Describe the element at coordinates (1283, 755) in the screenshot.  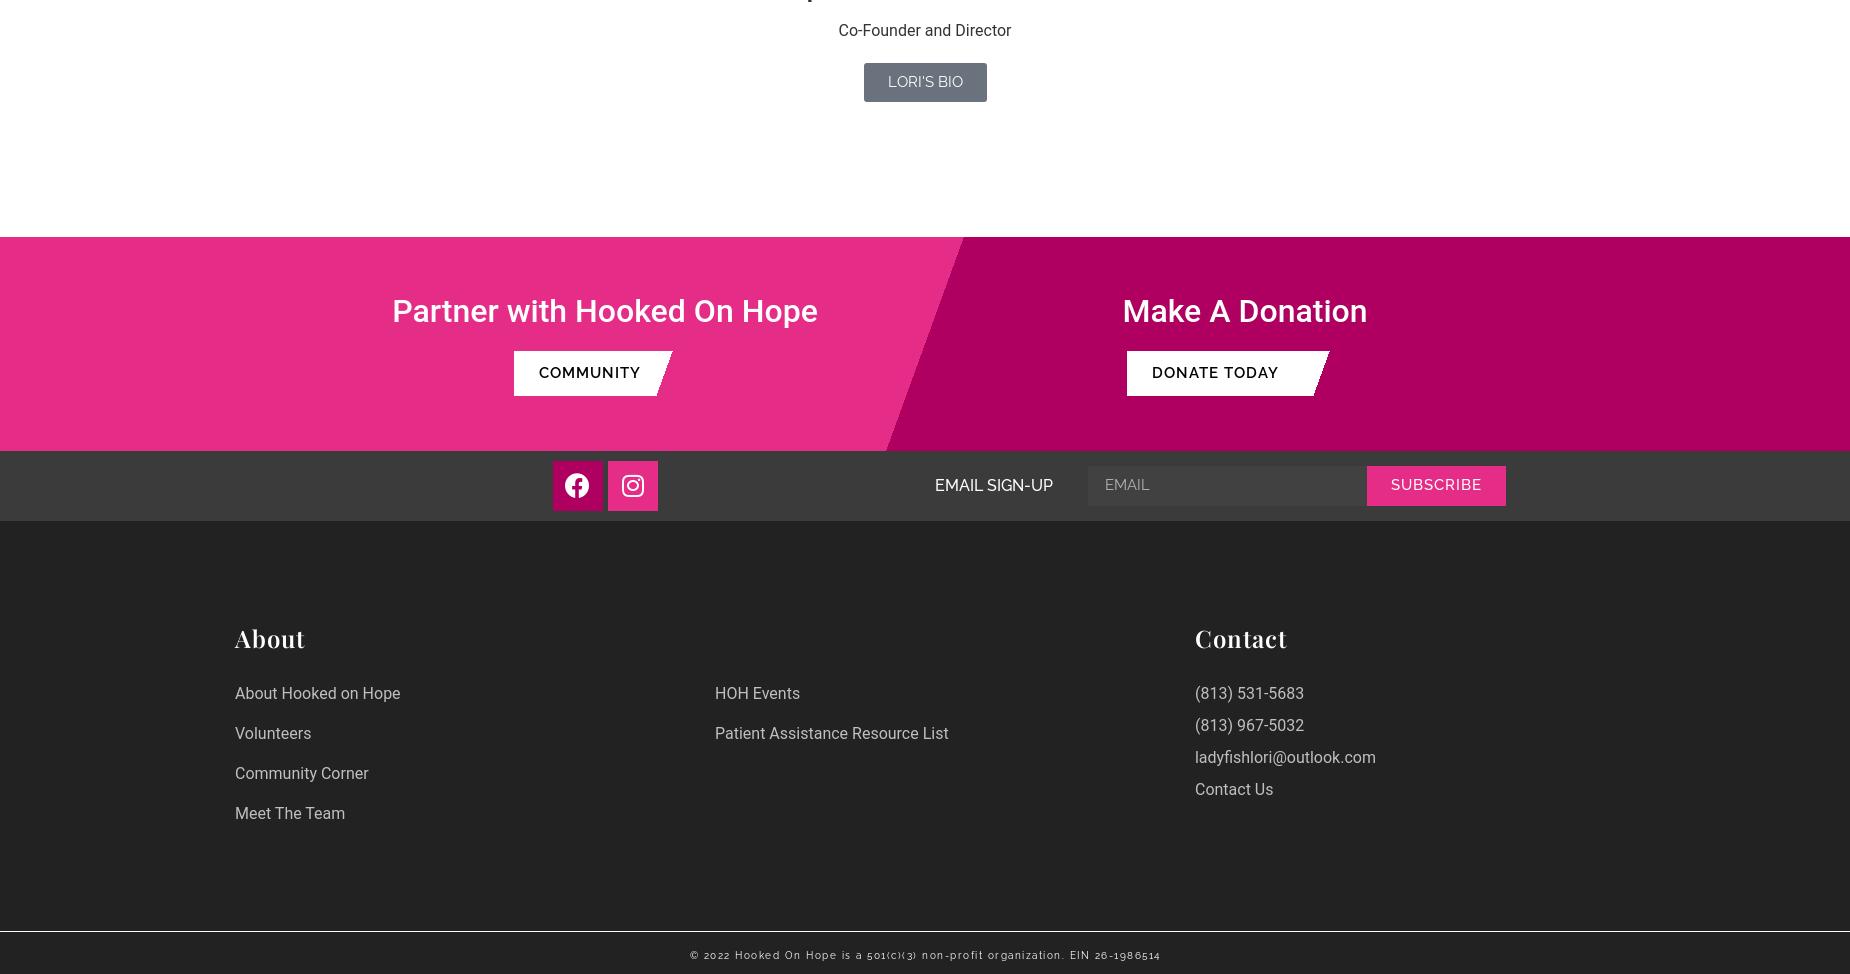
I see `'ladyfishlori@outlook.com'` at that location.